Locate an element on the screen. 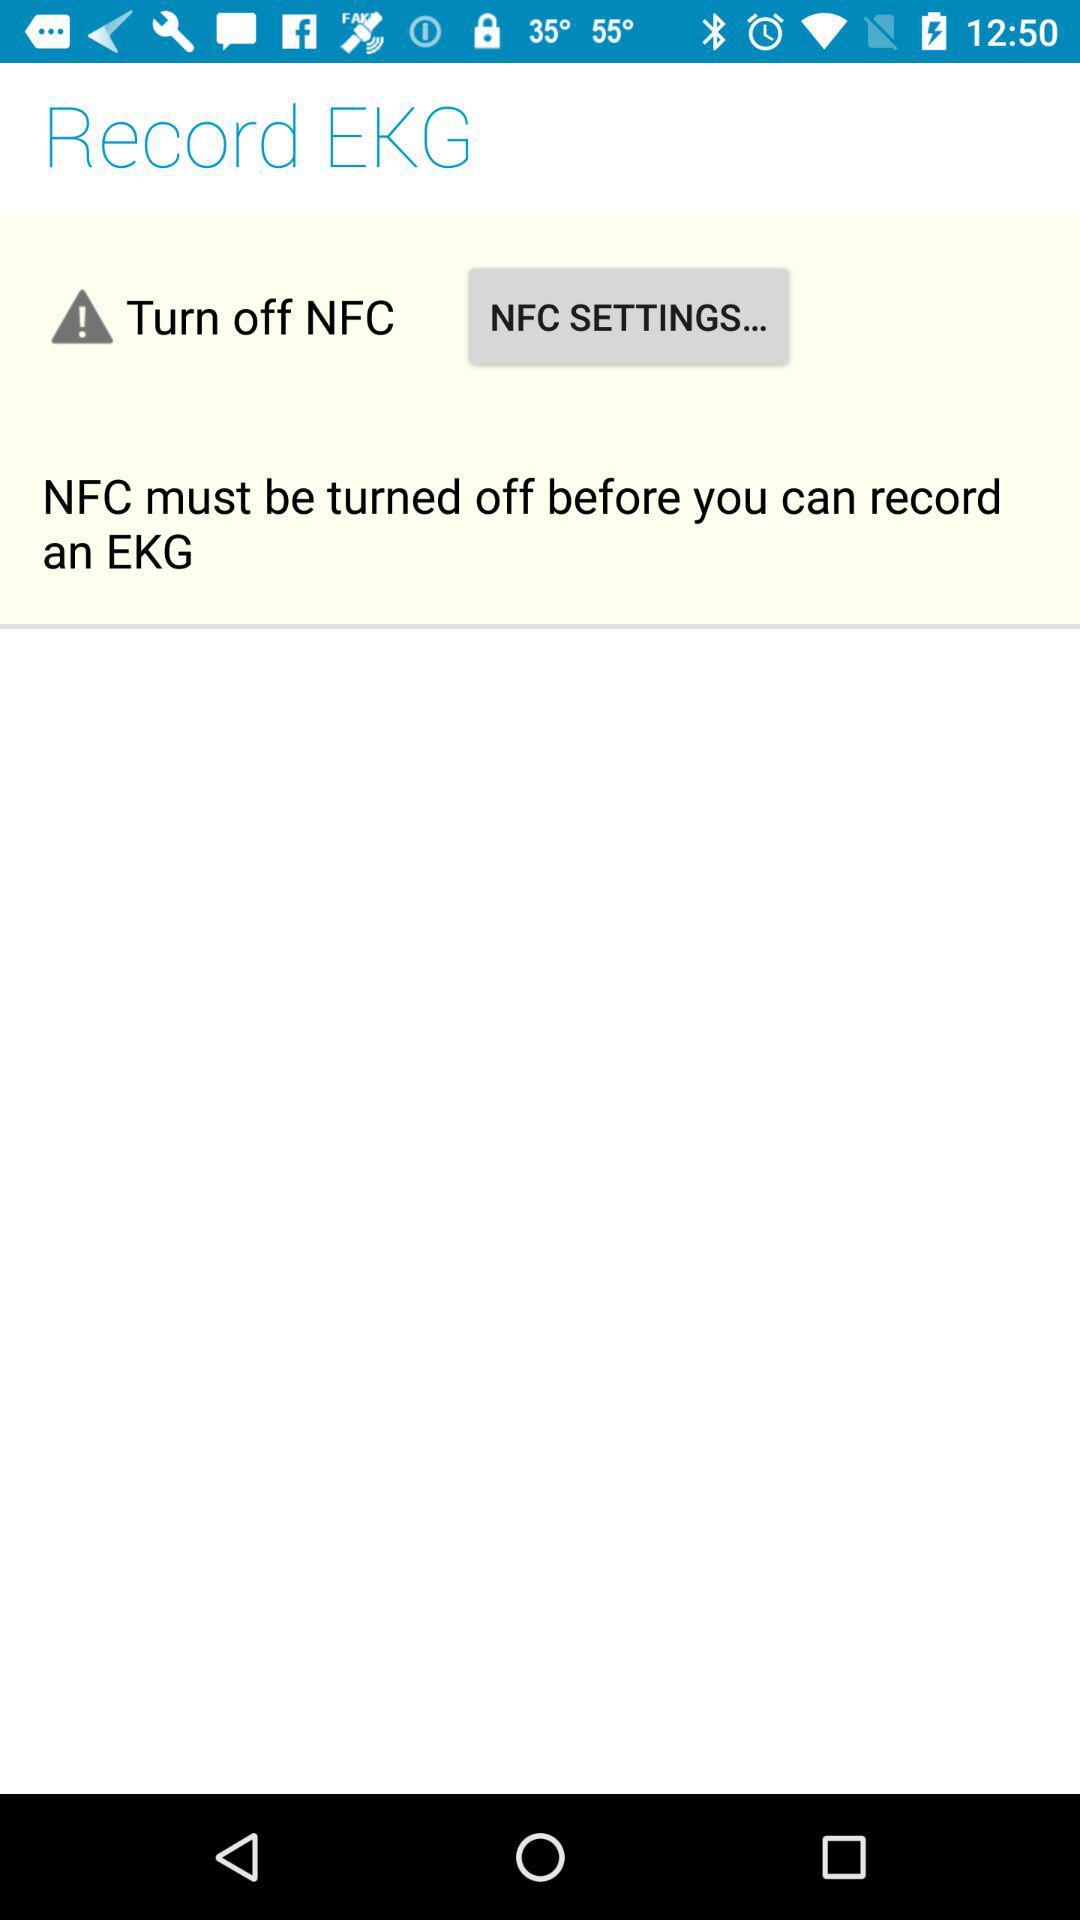 This screenshot has height=1920, width=1080. the item next to turn off nfc item is located at coordinates (627, 315).